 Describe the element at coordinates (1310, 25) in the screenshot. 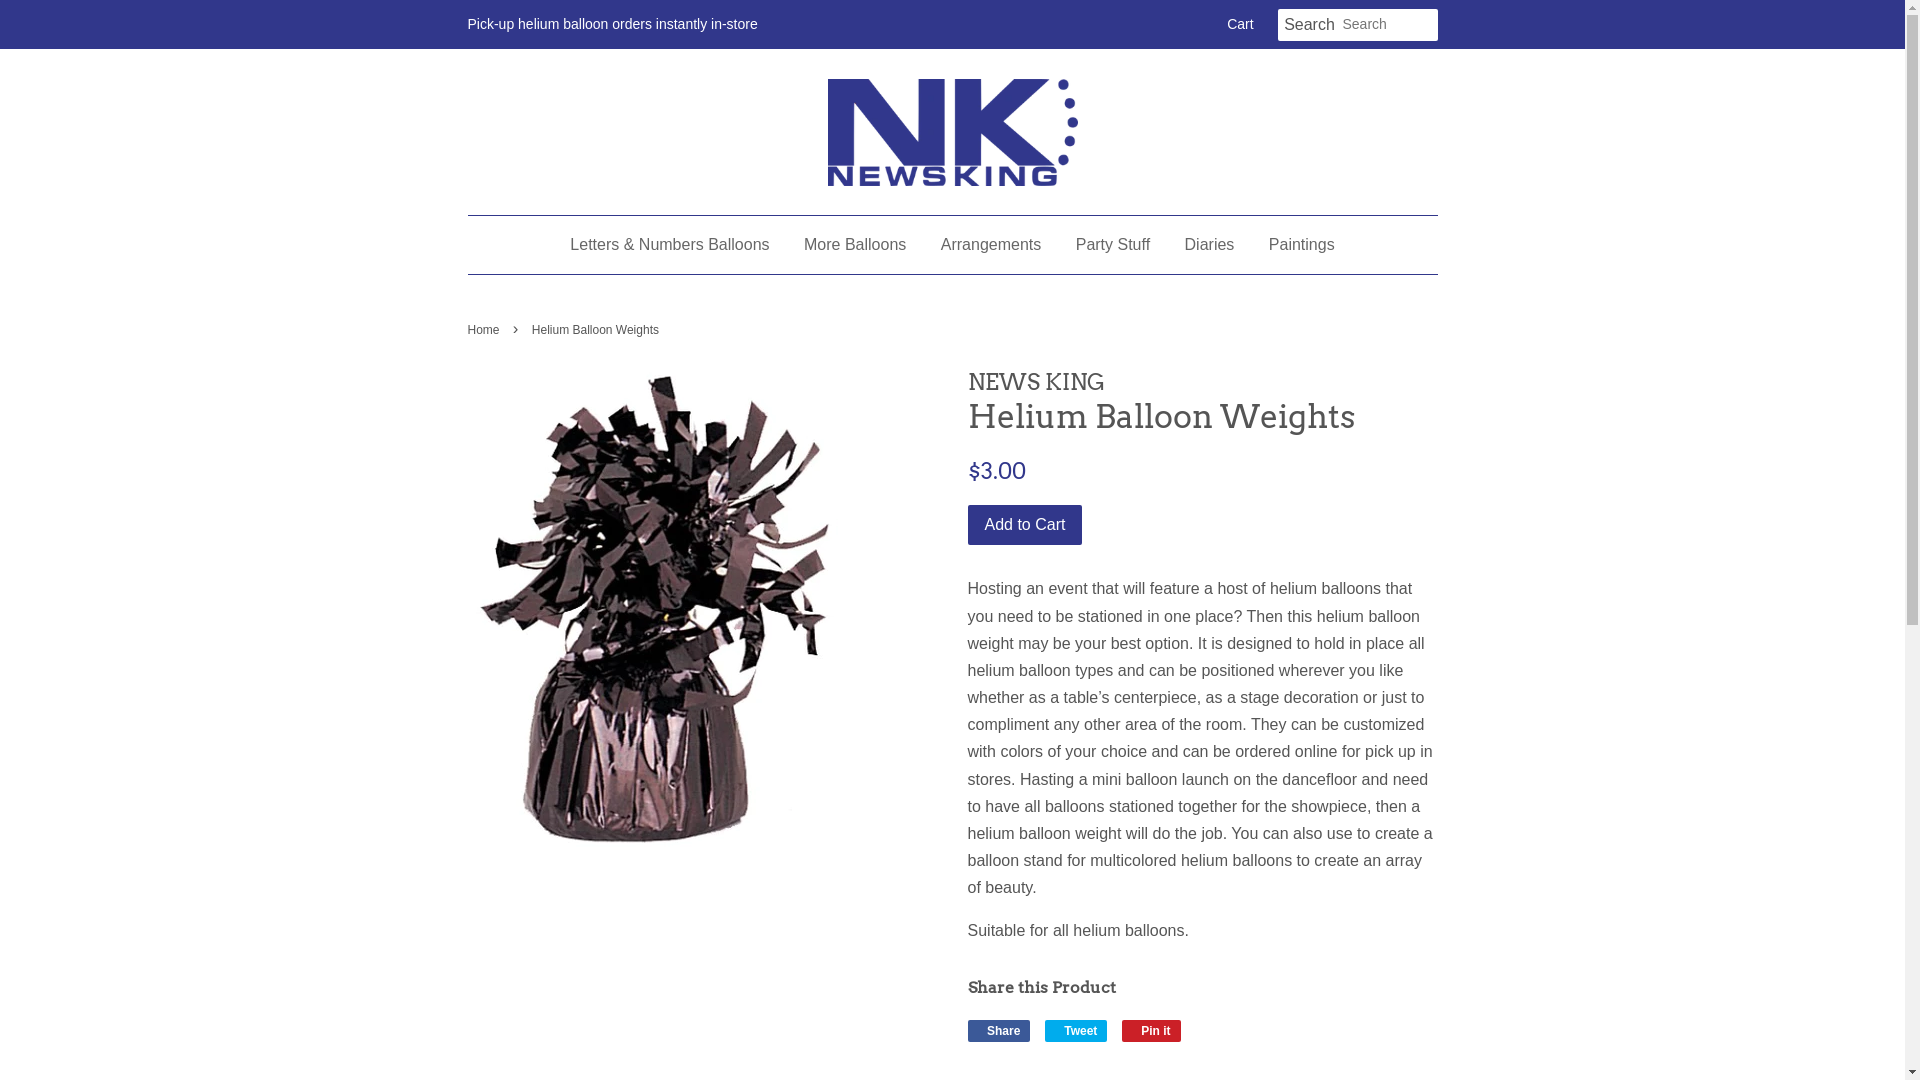

I see `'Search'` at that location.